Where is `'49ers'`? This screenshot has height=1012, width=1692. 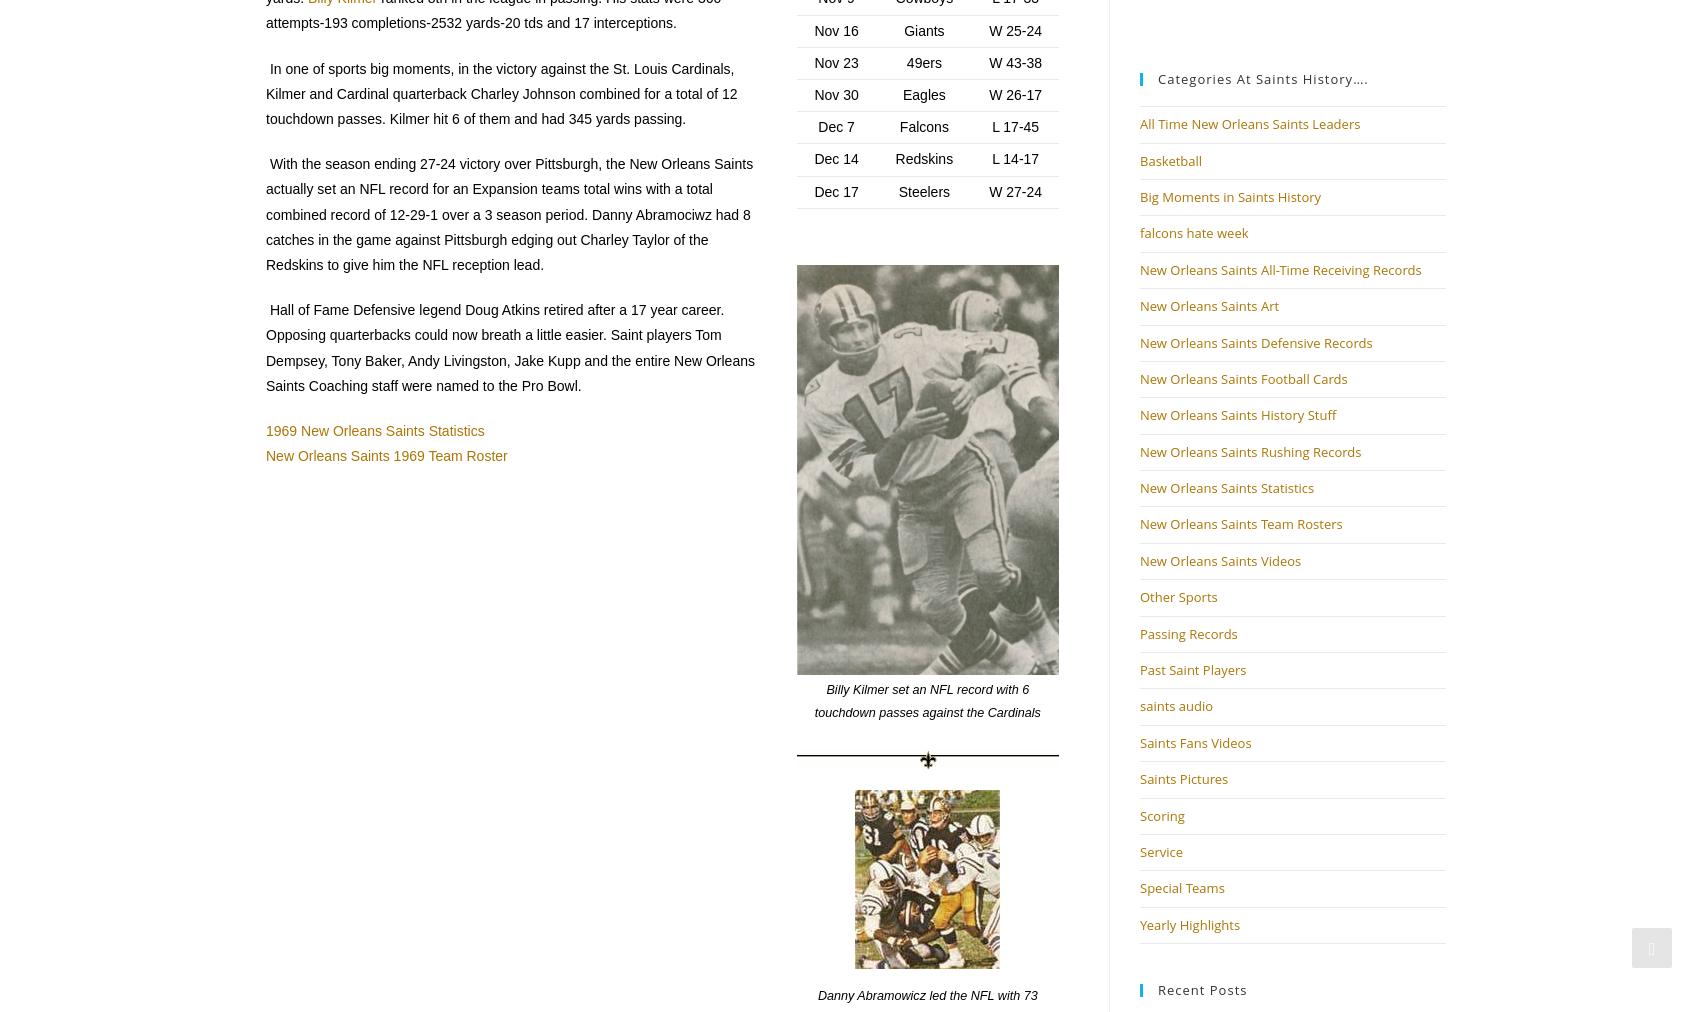 '49ers' is located at coordinates (905, 61).